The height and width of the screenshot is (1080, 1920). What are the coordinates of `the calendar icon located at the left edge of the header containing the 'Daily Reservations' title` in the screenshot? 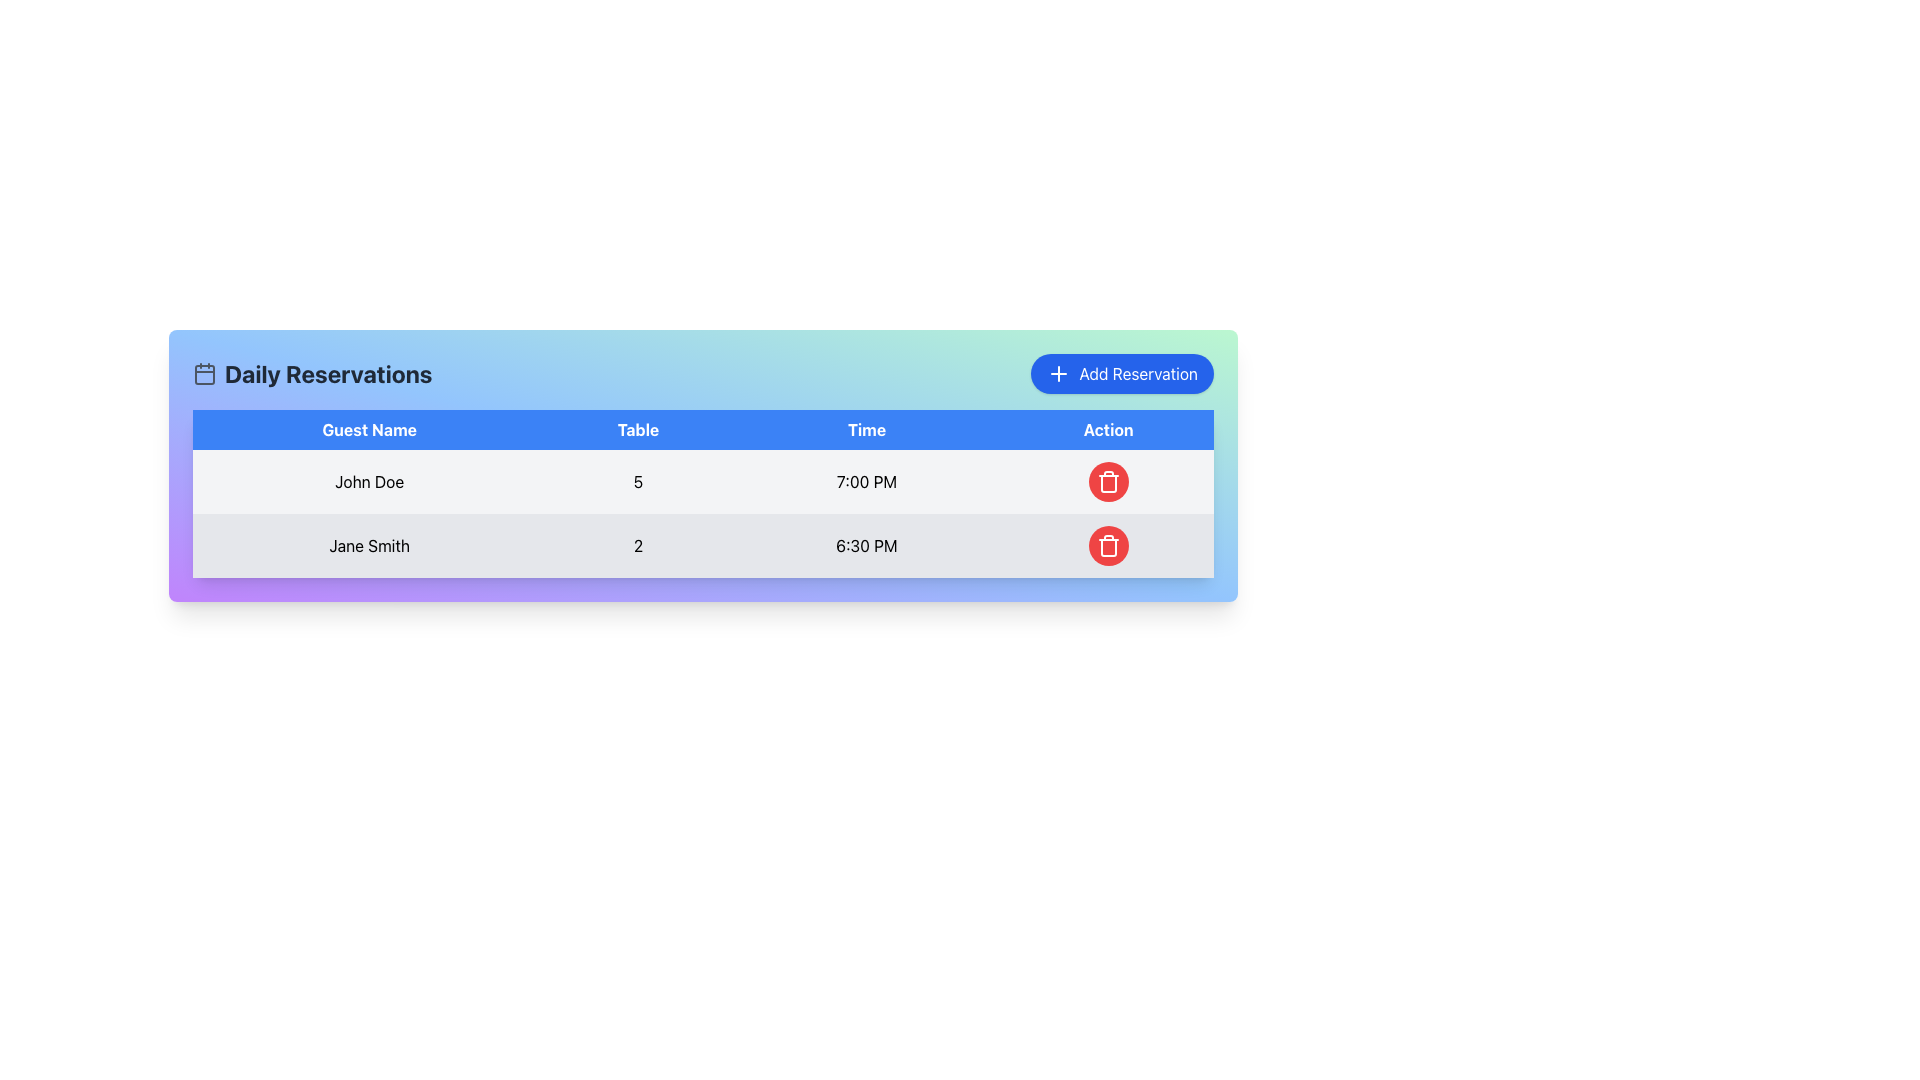 It's located at (205, 374).